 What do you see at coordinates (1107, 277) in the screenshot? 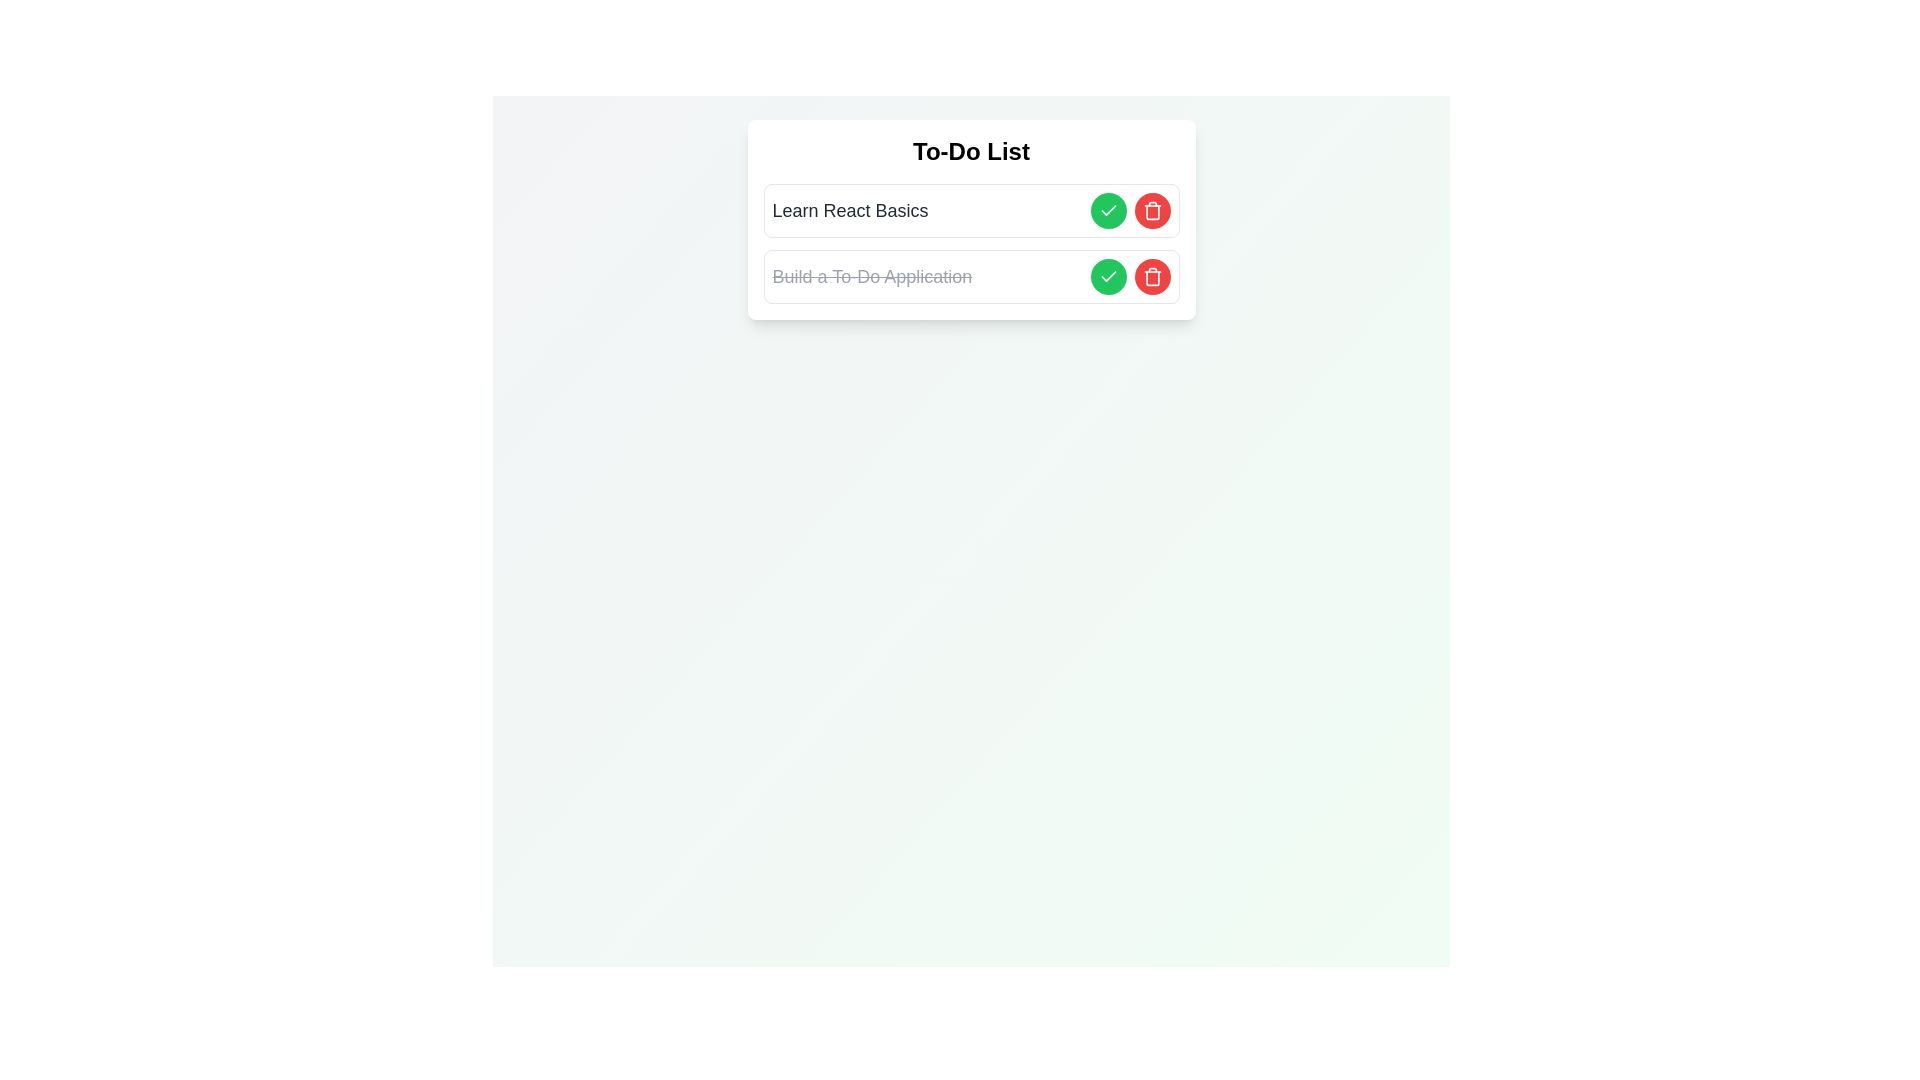
I see `the checkmark icon with a rounded style and light green background, located on the right side of the item labeled 'Build a To-Do Application' in the second row of the to-do list` at bounding box center [1107, 277].